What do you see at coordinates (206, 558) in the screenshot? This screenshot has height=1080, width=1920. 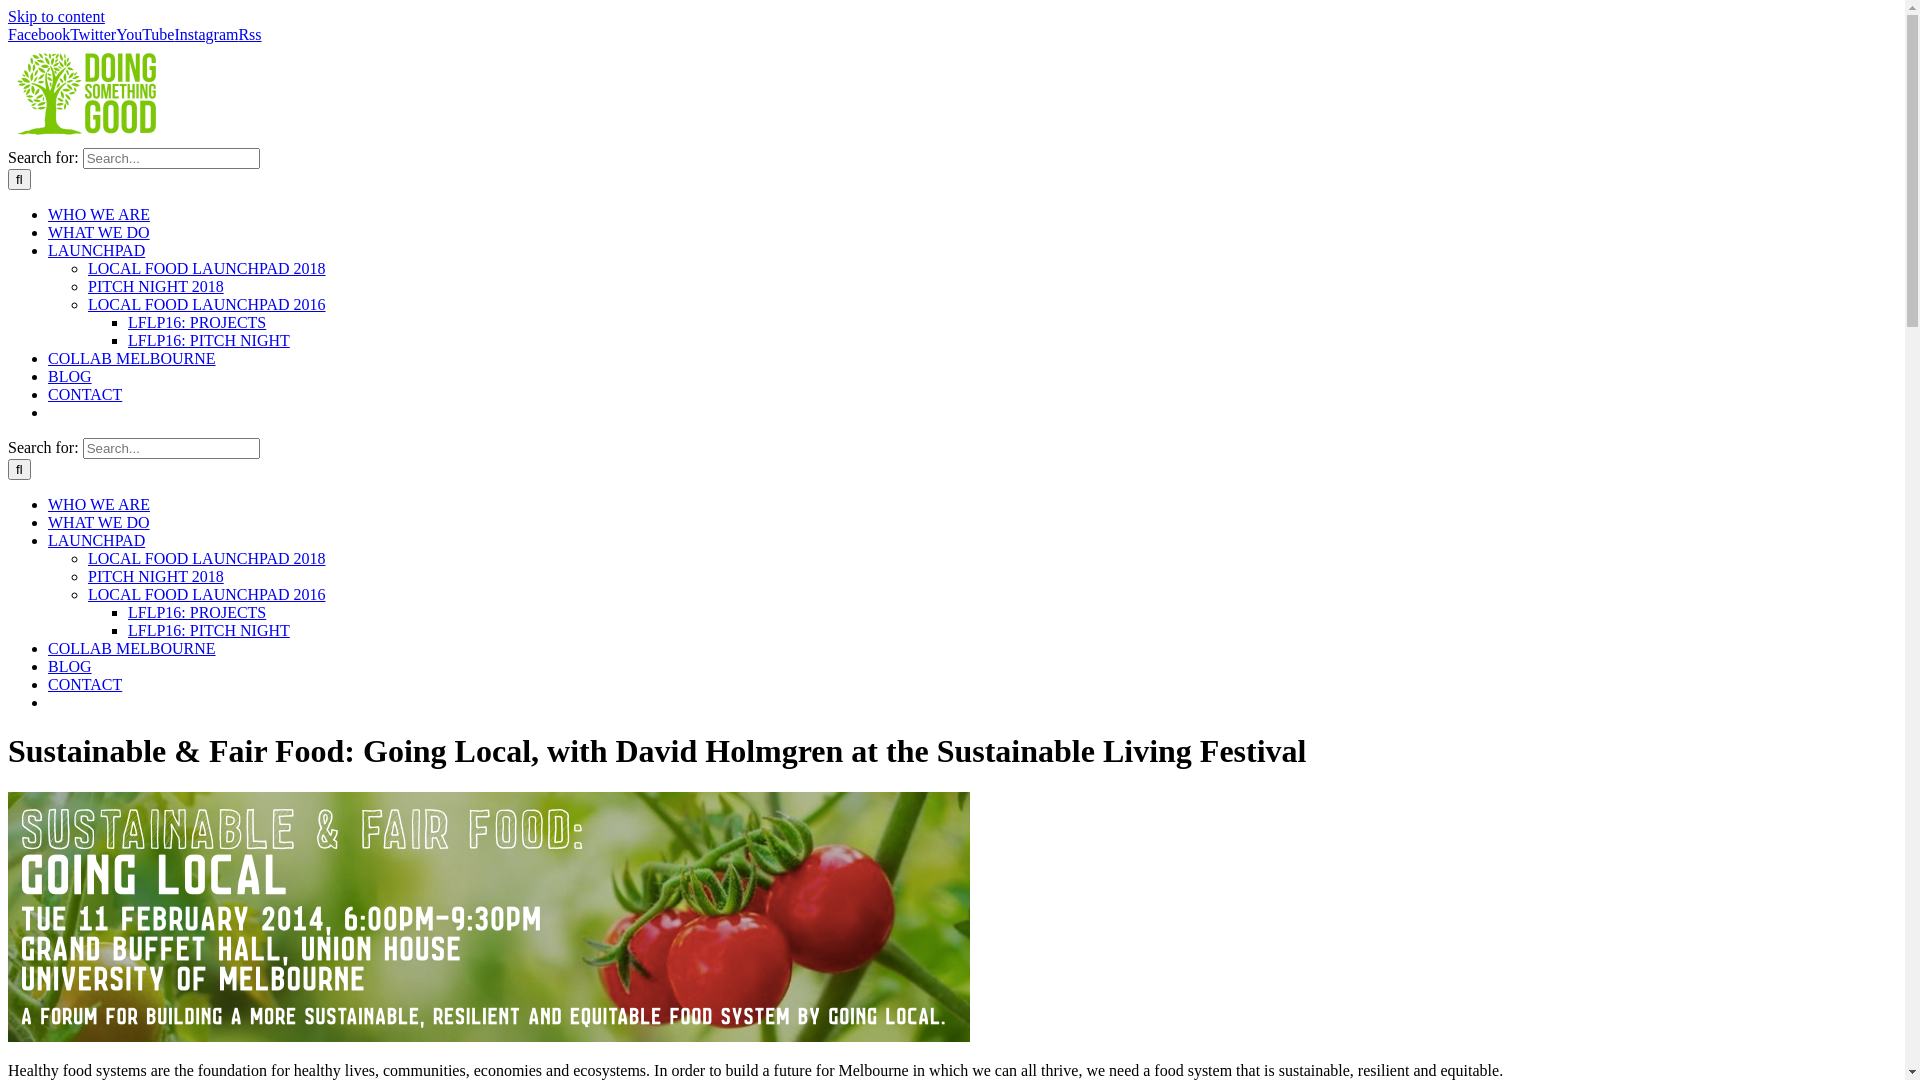 I see `'LOCAL FOOD LAUNCHPAD 2018'` at bounding box center [206, 558].